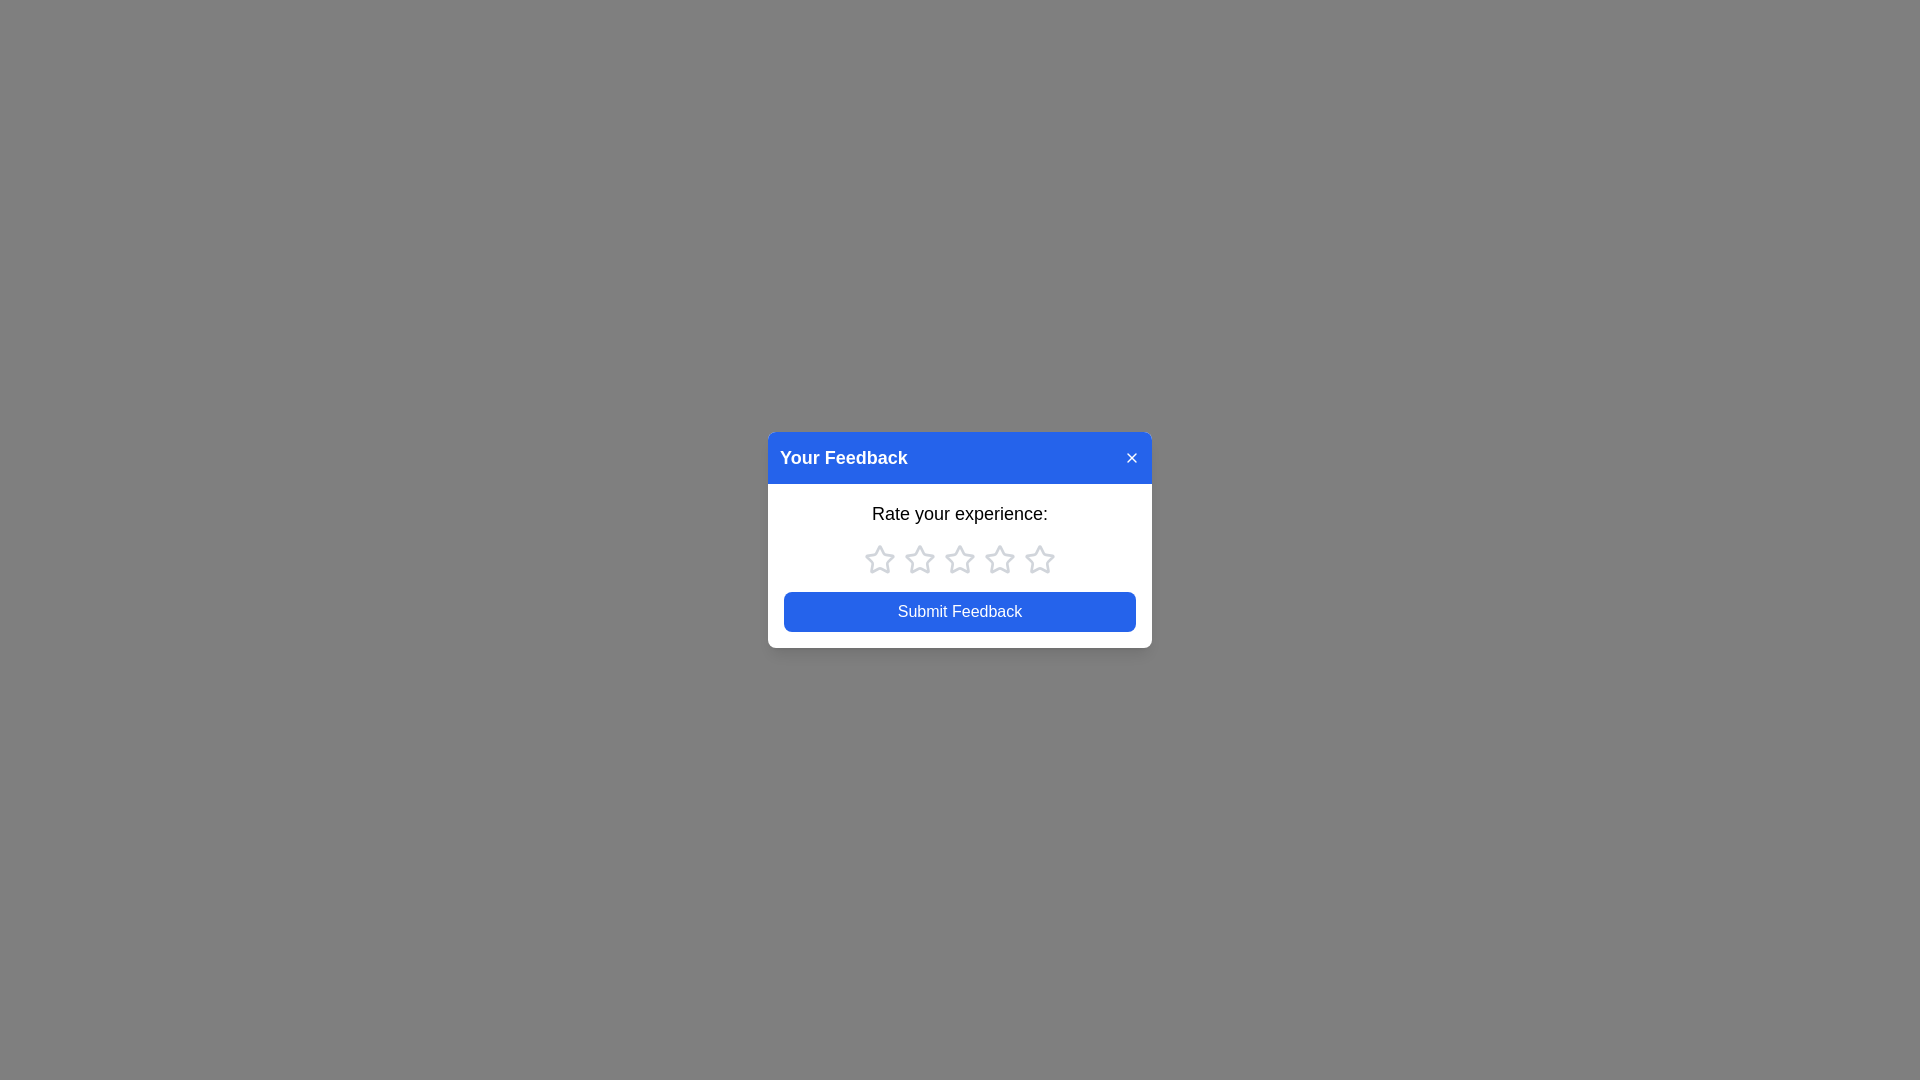  Describe the element at coordinates (1040, 559) in the screenshot. I see `the star corresponding to the rating 5` at that location.